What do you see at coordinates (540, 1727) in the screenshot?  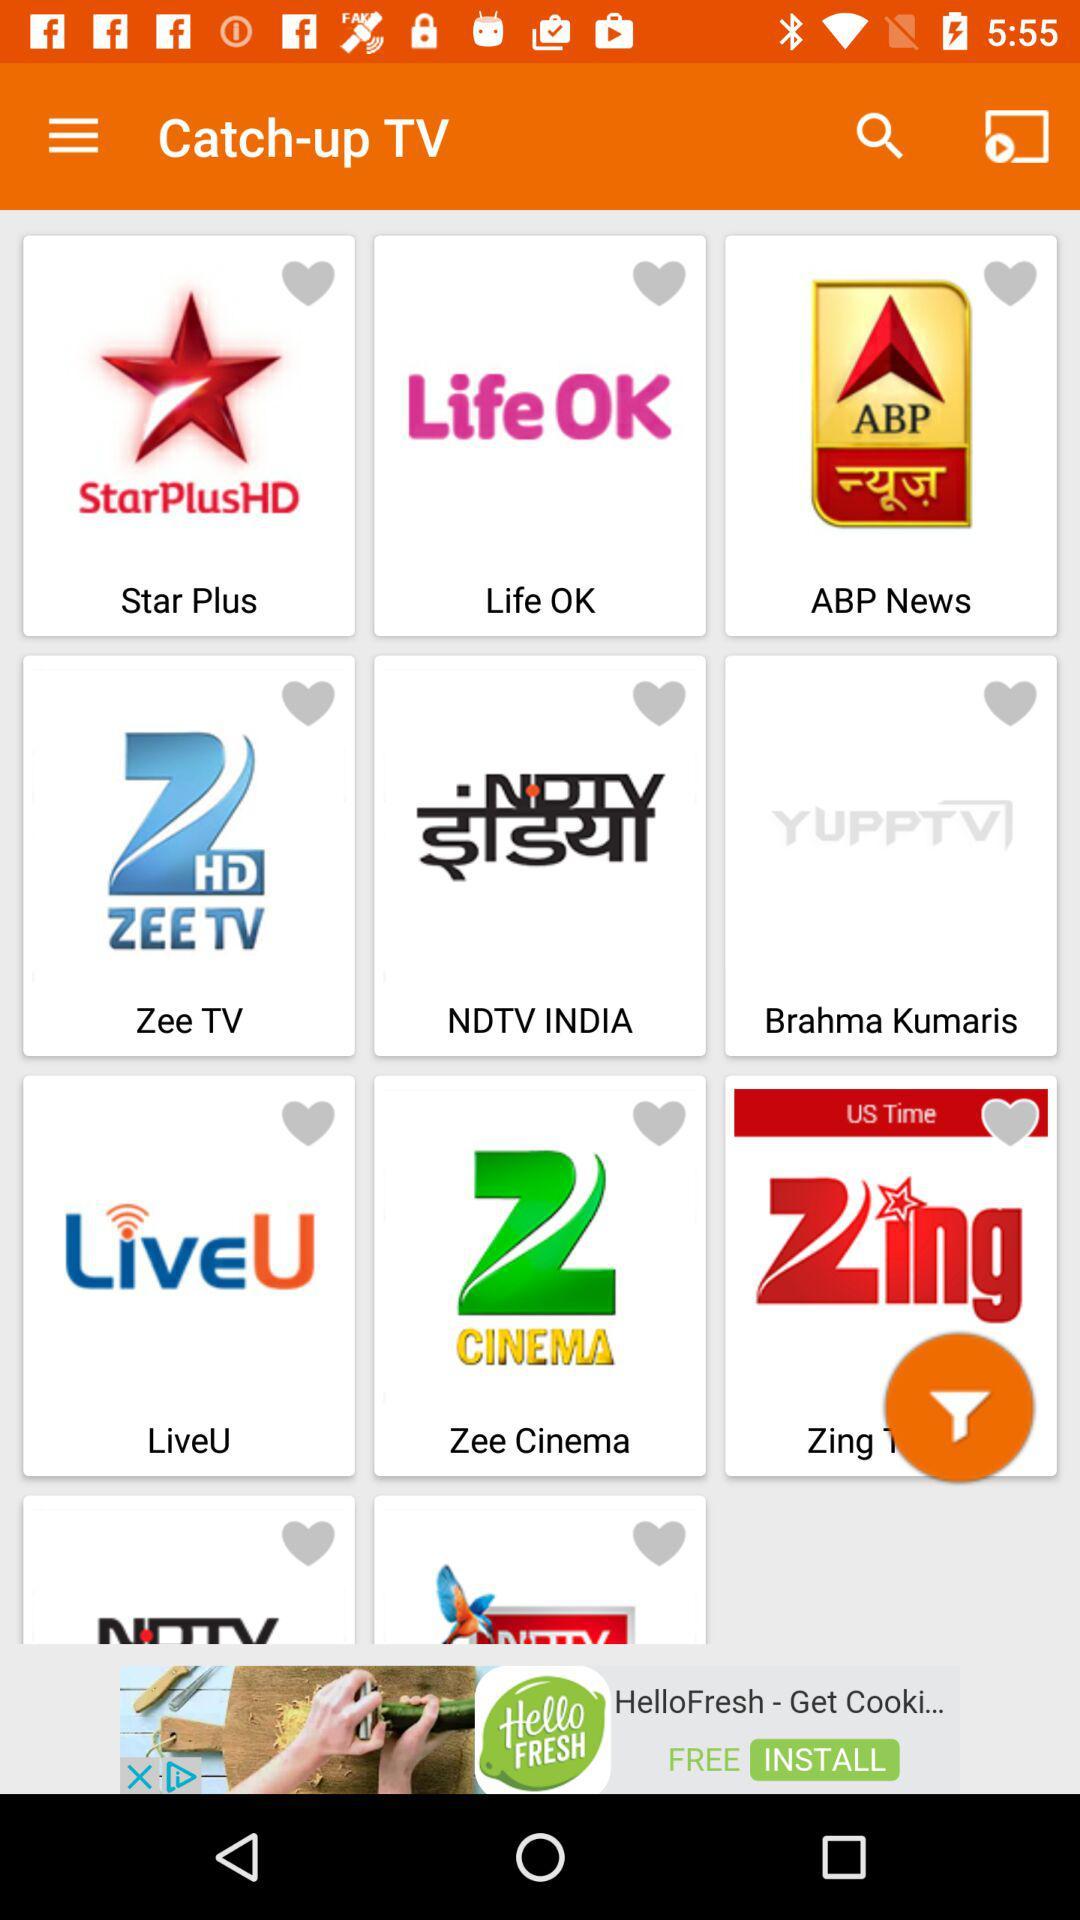 I see `open advertisement` at bounding box center [540, 1727].